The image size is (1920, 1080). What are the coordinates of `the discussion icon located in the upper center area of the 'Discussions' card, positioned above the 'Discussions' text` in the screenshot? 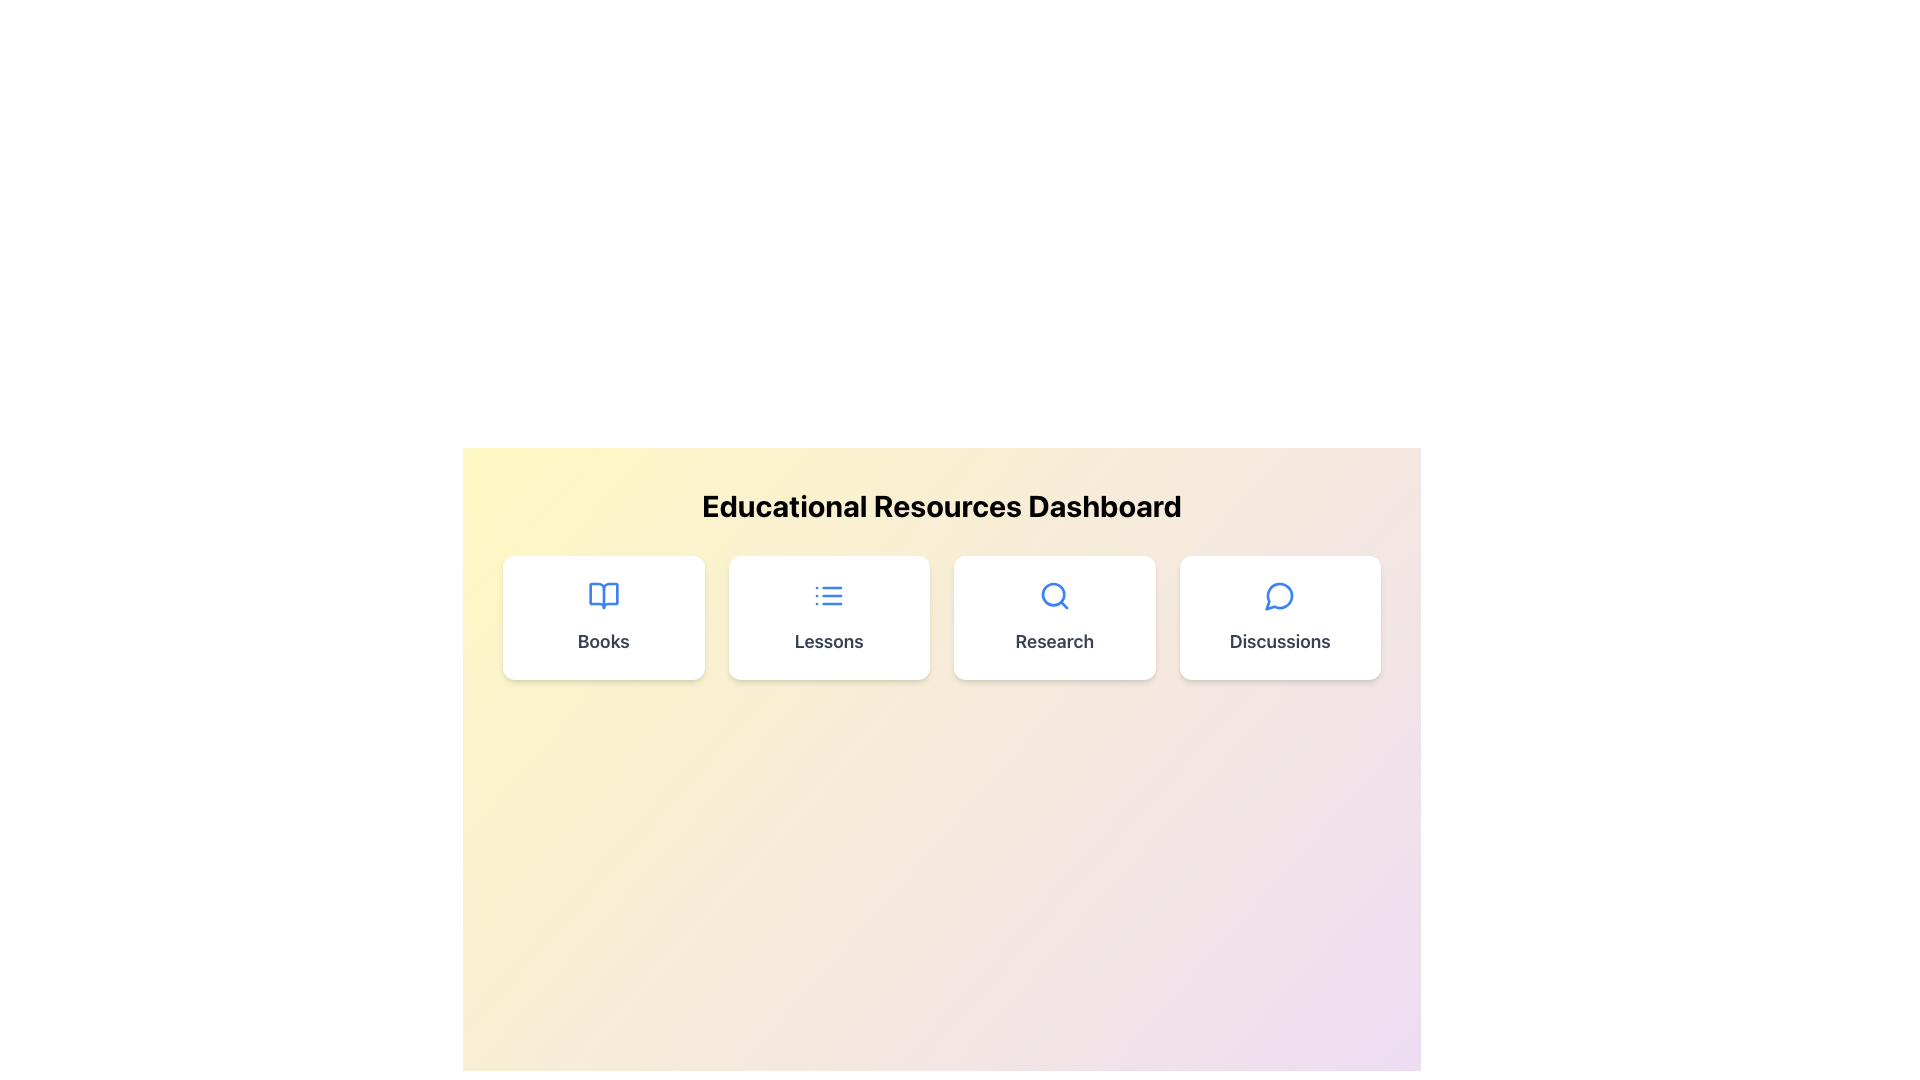 It's located at (1280, 595).